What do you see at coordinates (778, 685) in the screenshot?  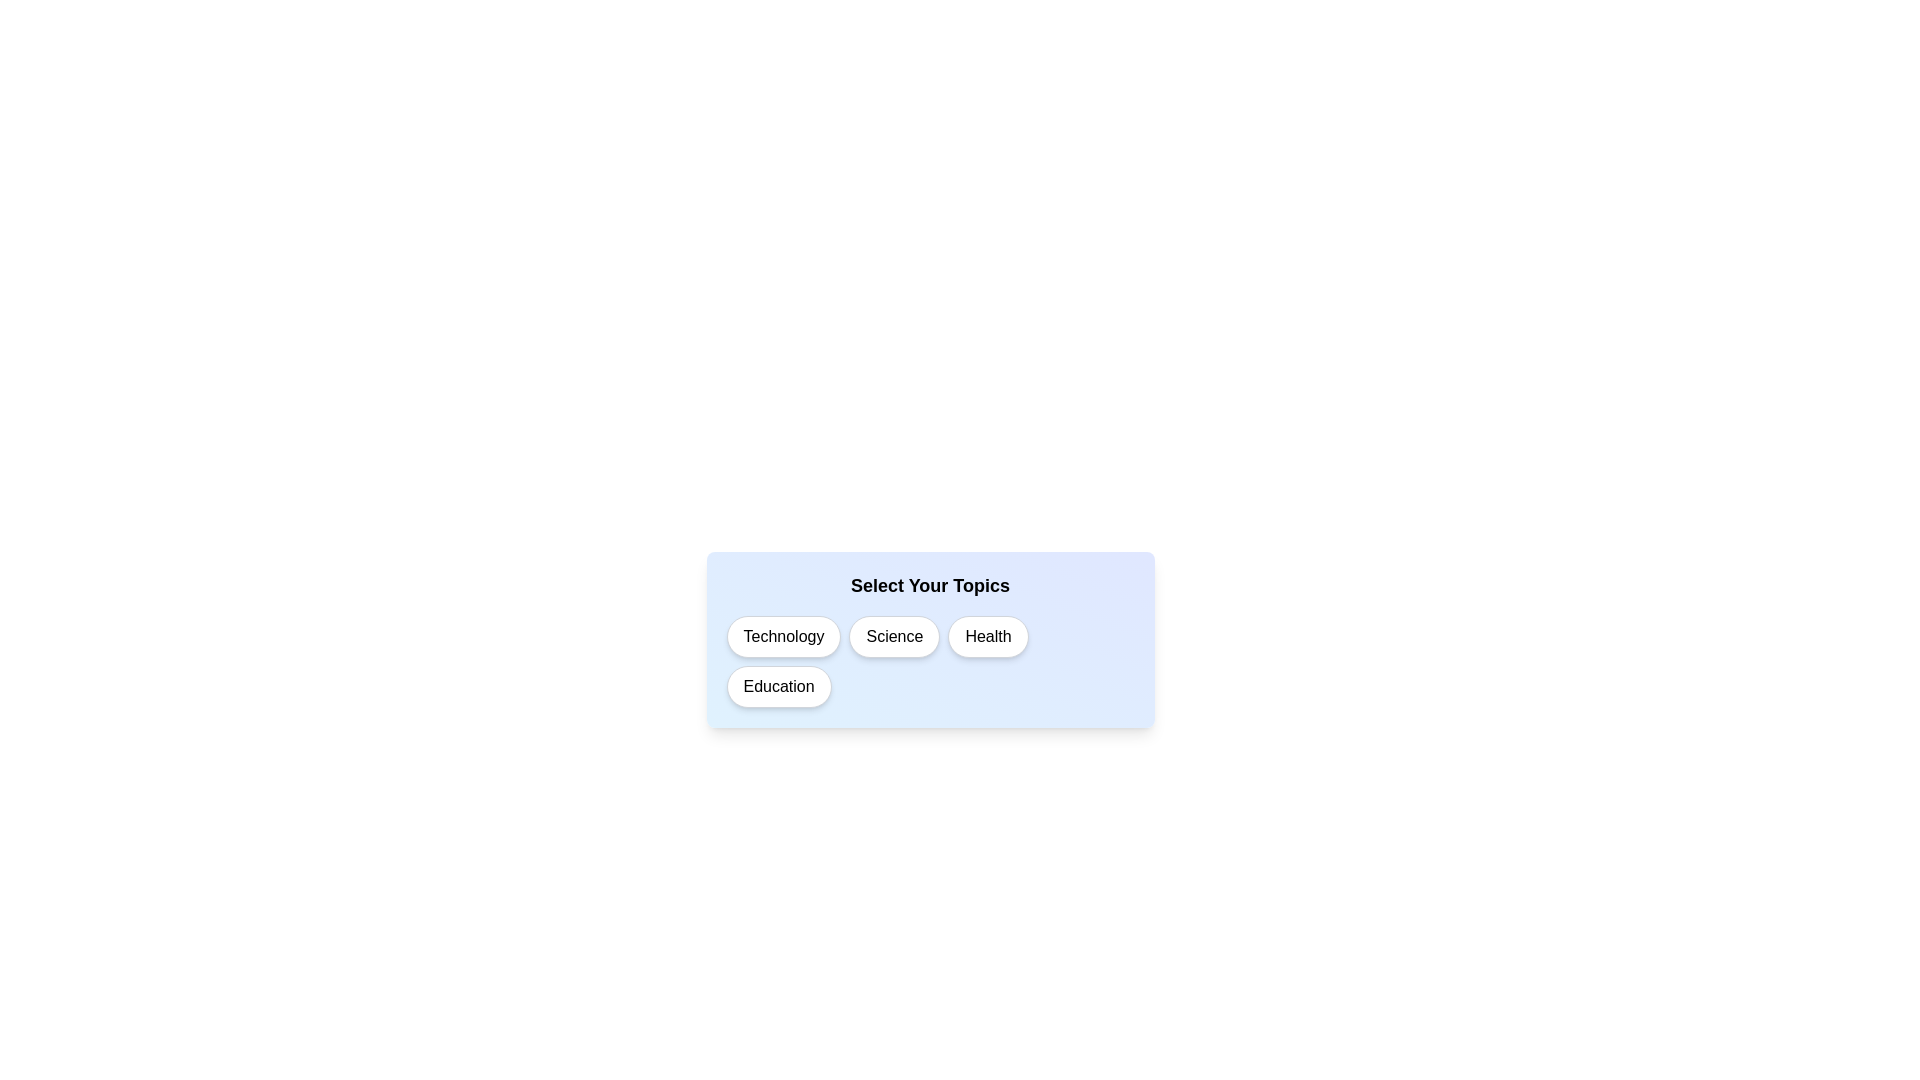 I see `the topic Education to observe its visual feedback` at bounding box center [778, 685].